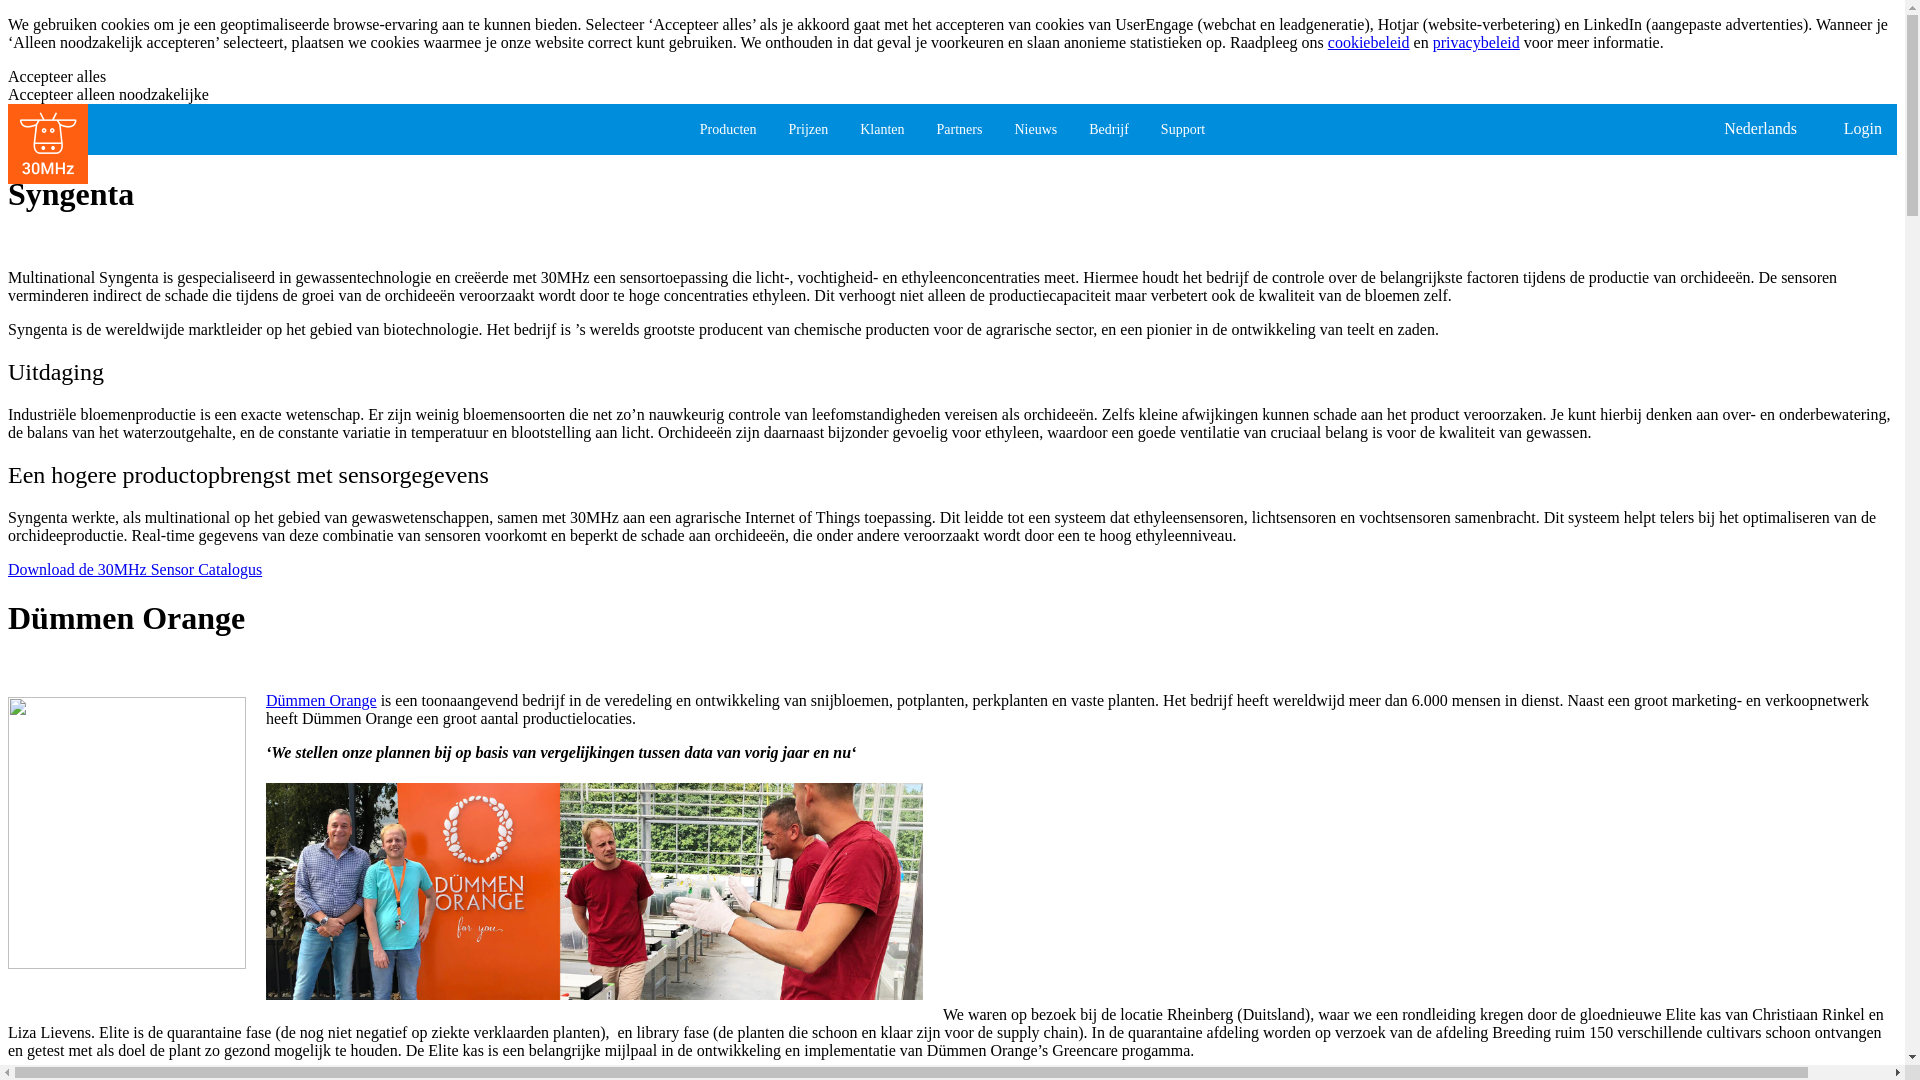  What do you see at coordinates (1003, 130) in the screenshot?
I see `'Nieuws'` at bounding box center [1003, 130].